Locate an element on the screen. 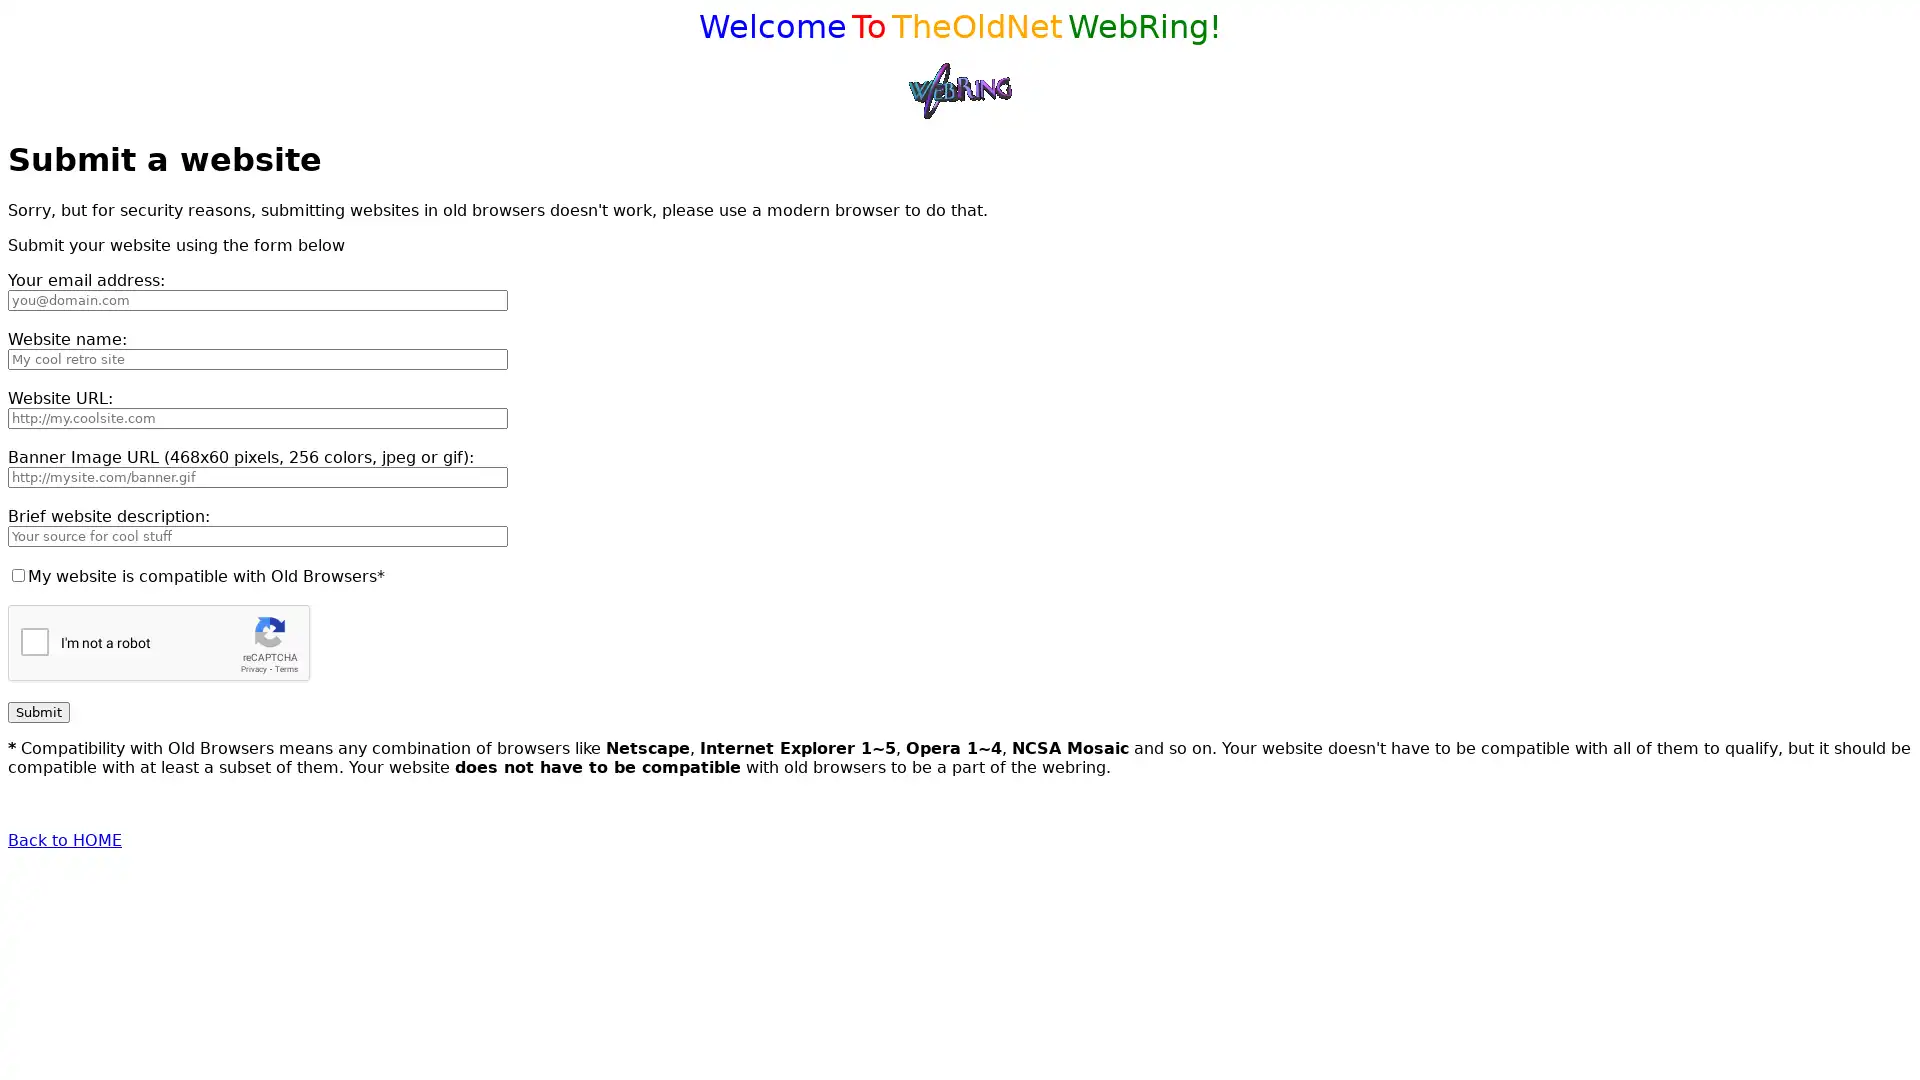  Submit is located at coordinates (38, 710).